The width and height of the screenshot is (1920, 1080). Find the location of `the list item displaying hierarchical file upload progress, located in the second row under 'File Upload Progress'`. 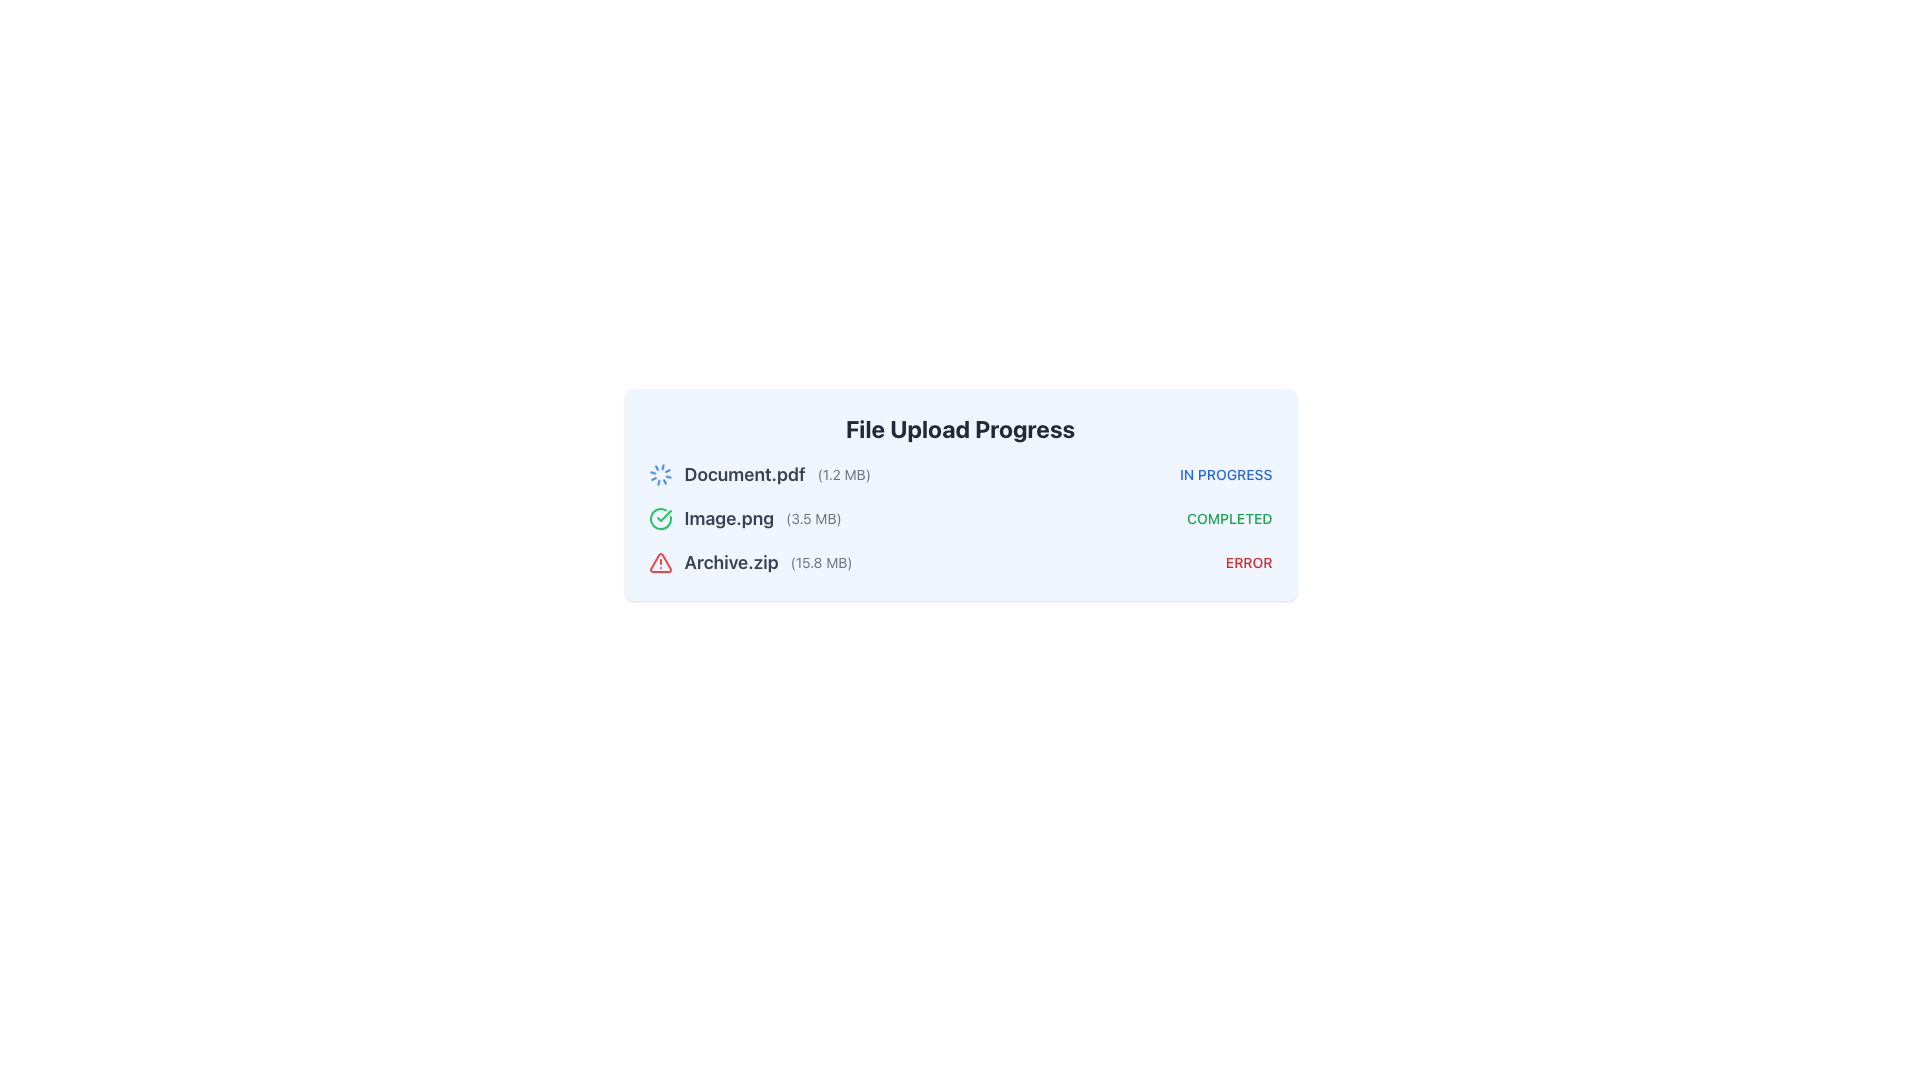

the list item displaying hierarchical file upload progress, located in the second row under 'File Upload Progress' is located at coordinates (960, 518).